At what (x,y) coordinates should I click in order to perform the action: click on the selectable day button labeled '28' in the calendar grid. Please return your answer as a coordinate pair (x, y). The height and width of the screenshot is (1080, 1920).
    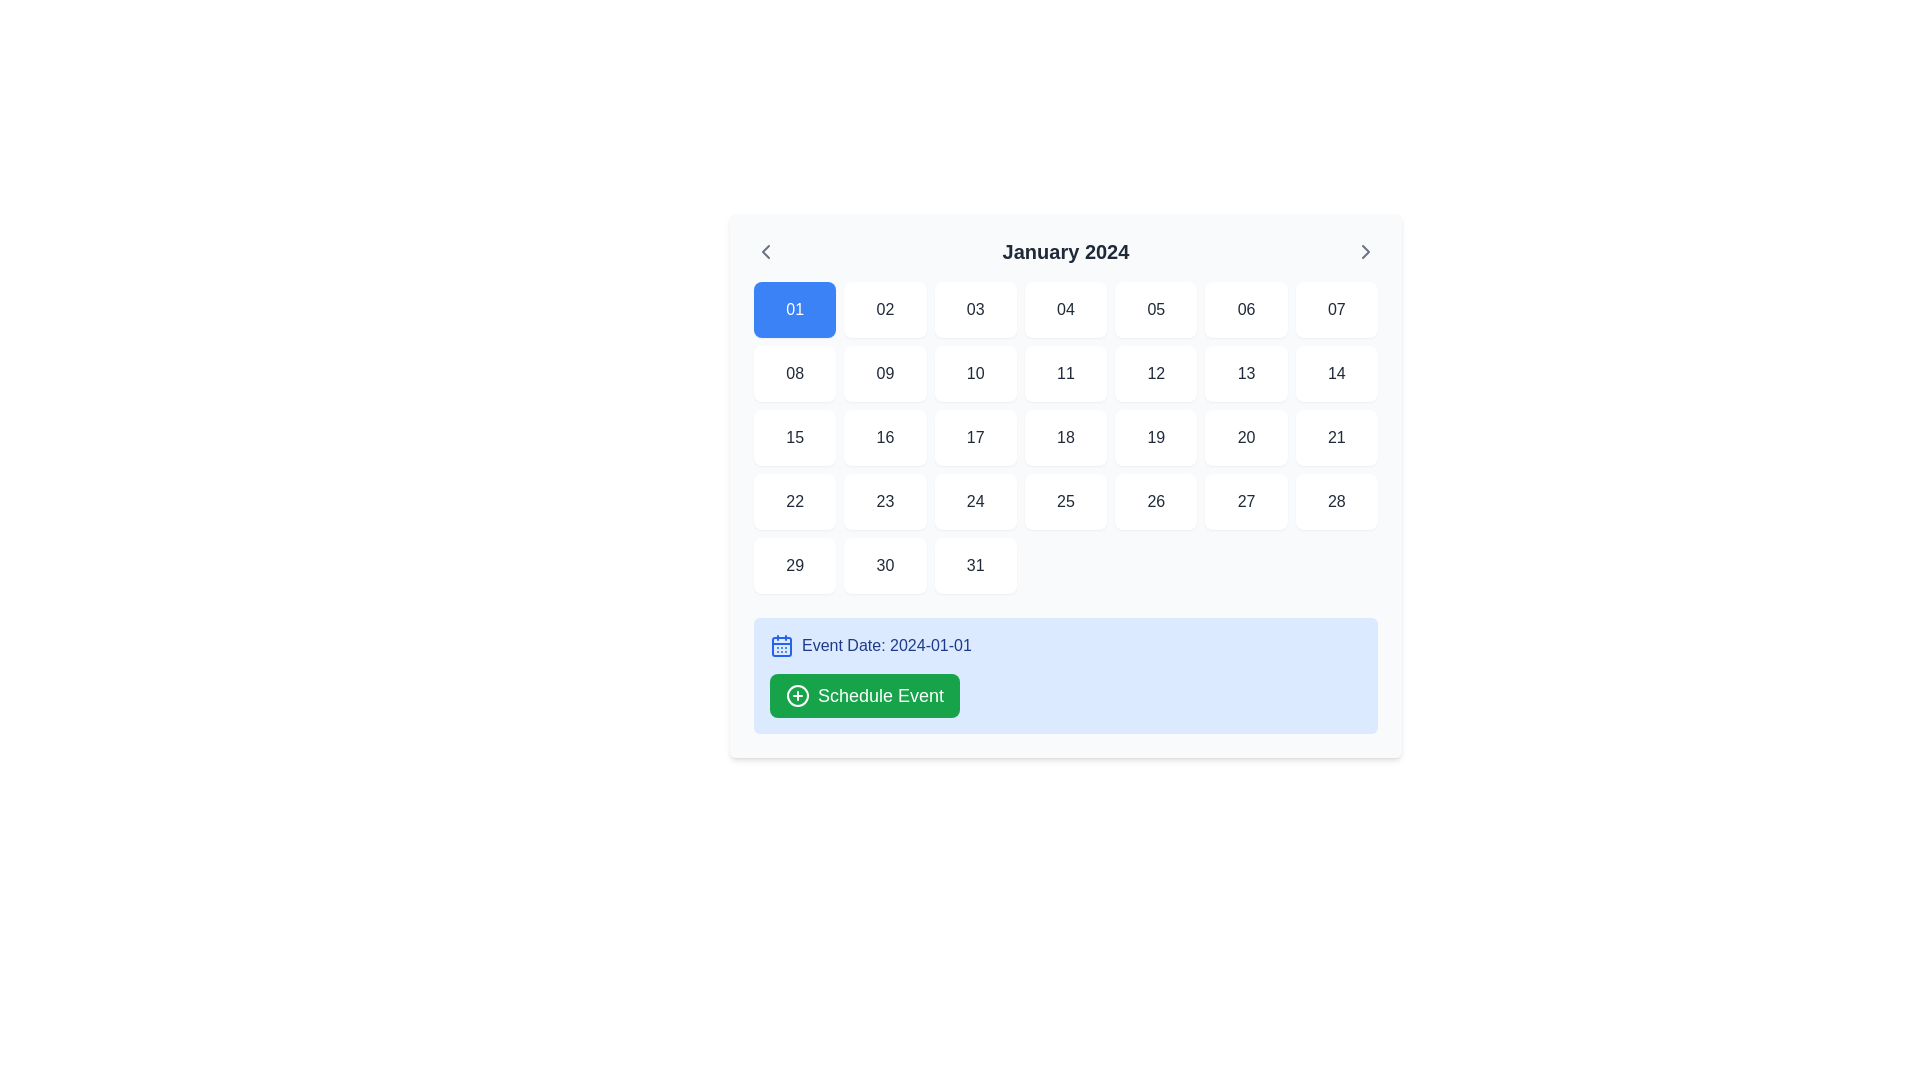
    Looking at the image, I should click on (1336, 500).